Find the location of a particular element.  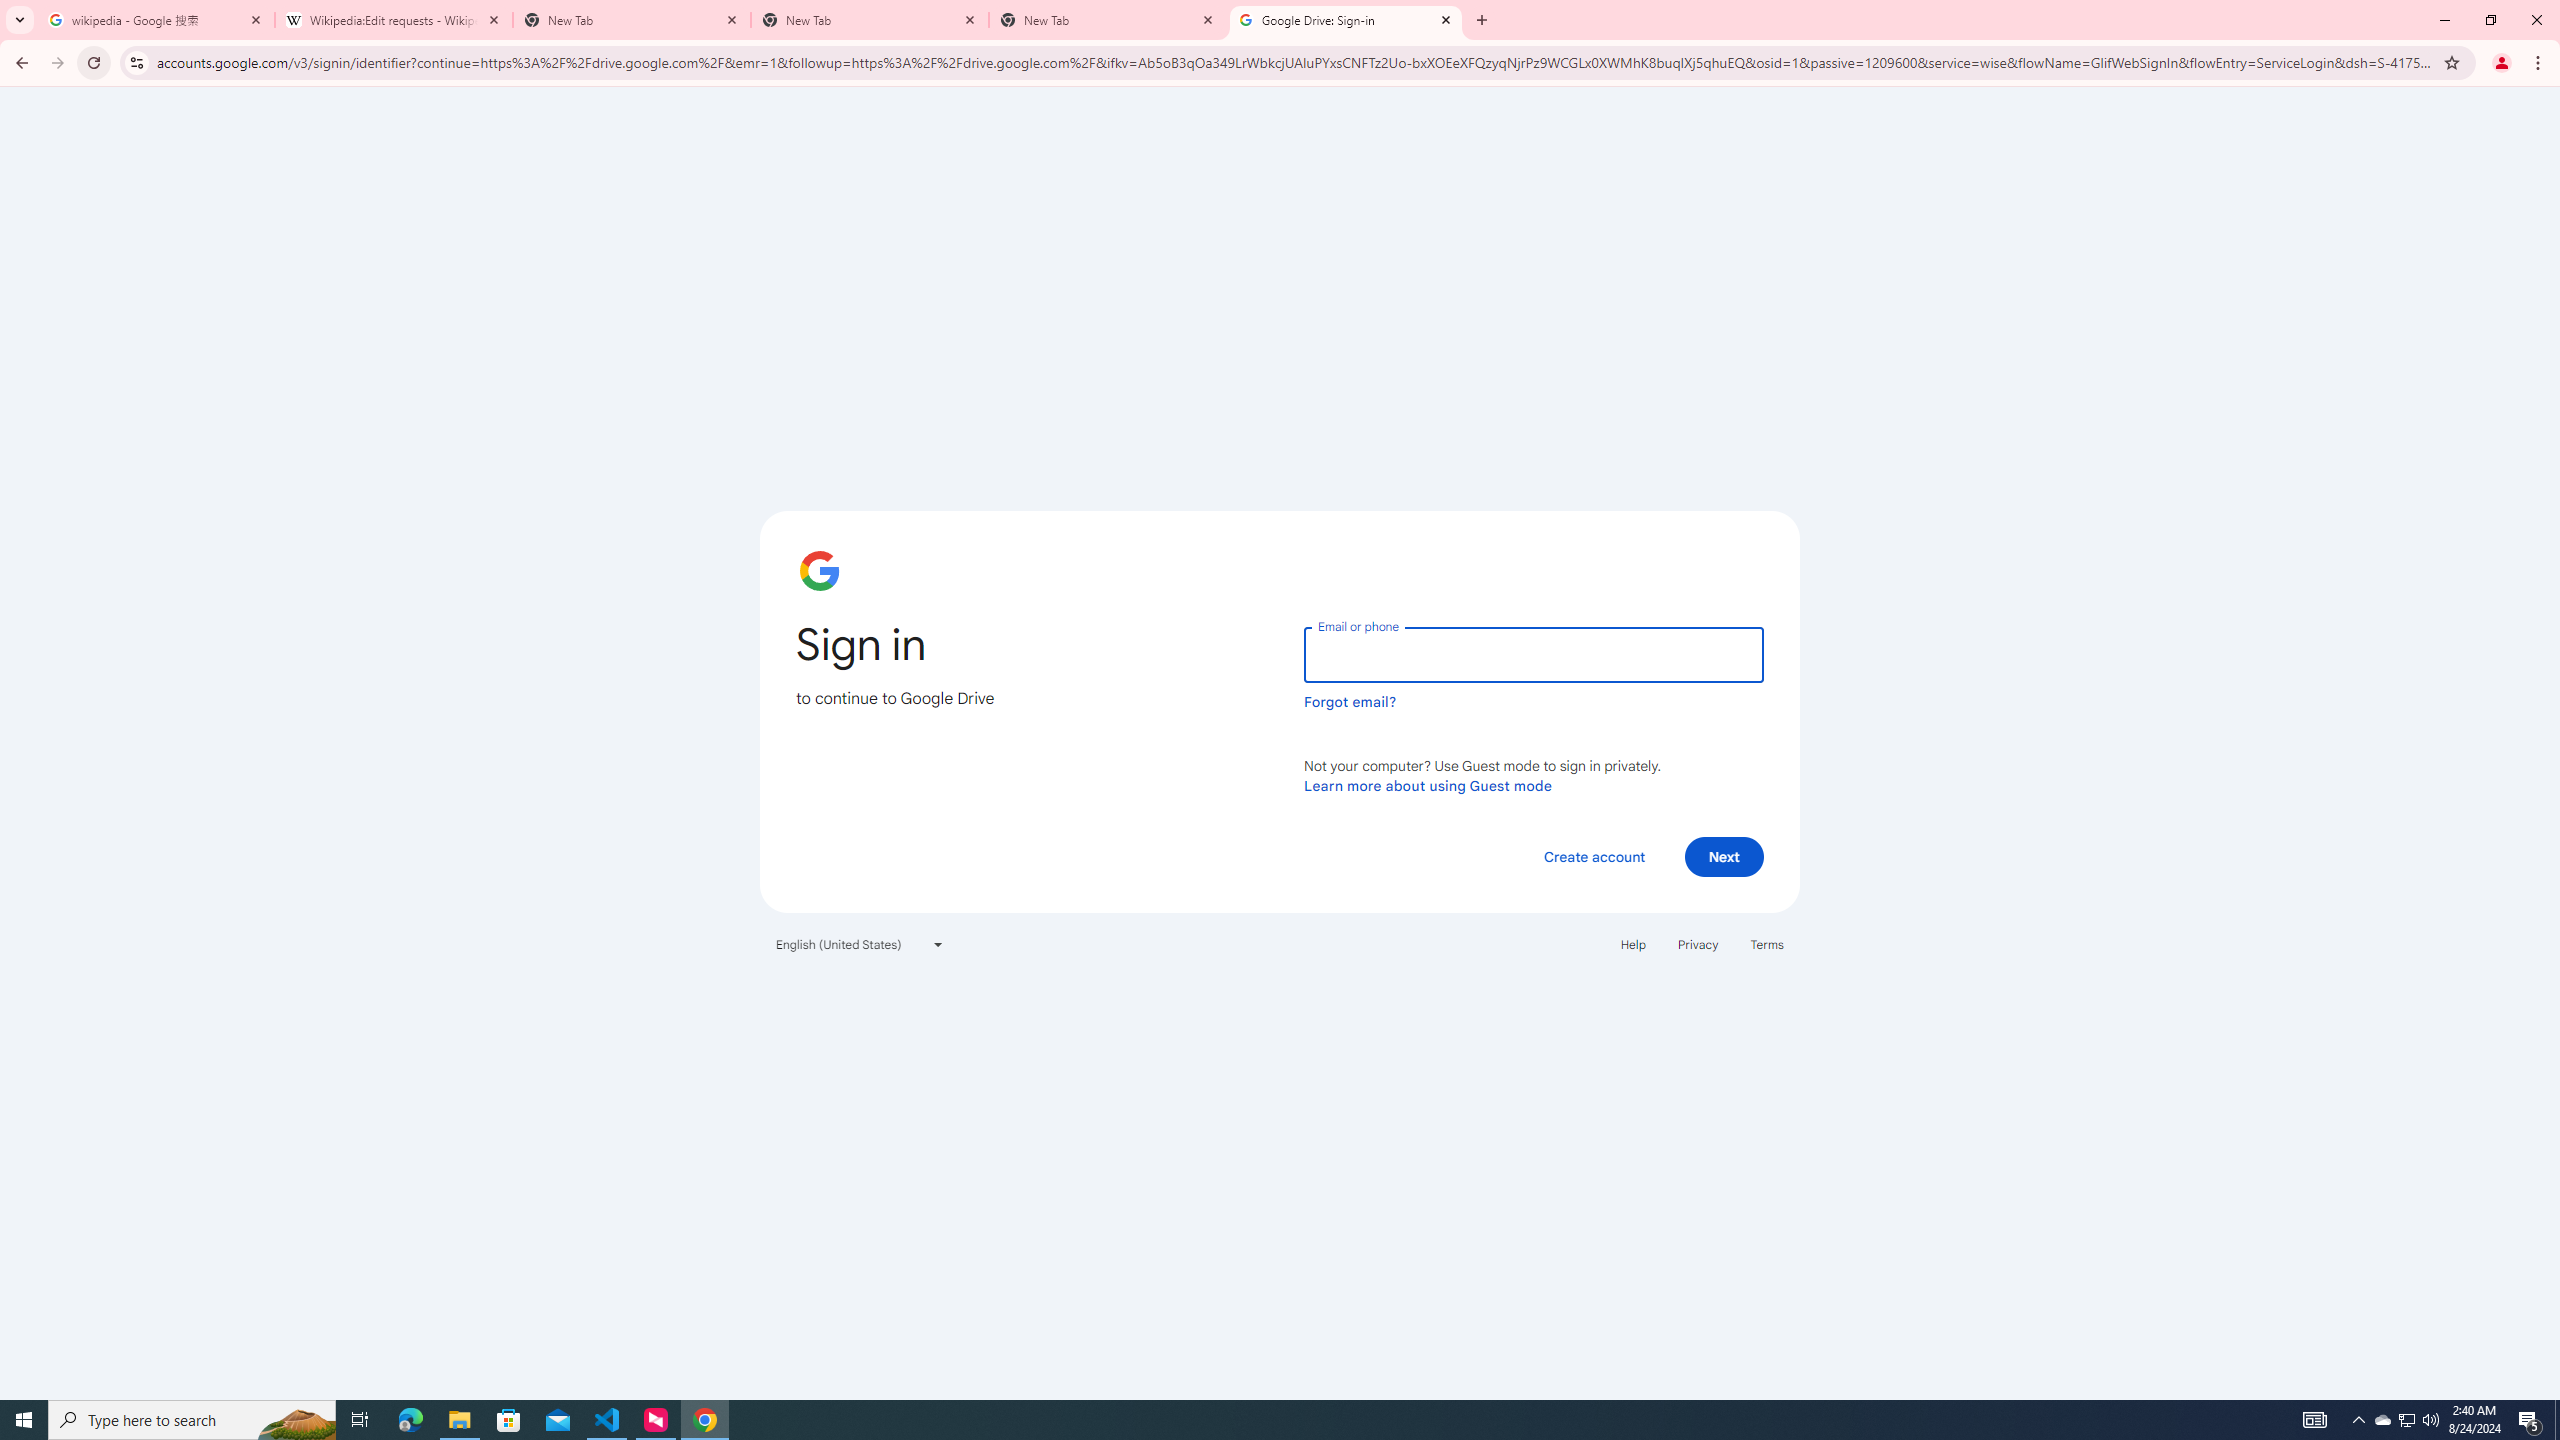

'Email or phone' is located at coordinates (1532, 654).